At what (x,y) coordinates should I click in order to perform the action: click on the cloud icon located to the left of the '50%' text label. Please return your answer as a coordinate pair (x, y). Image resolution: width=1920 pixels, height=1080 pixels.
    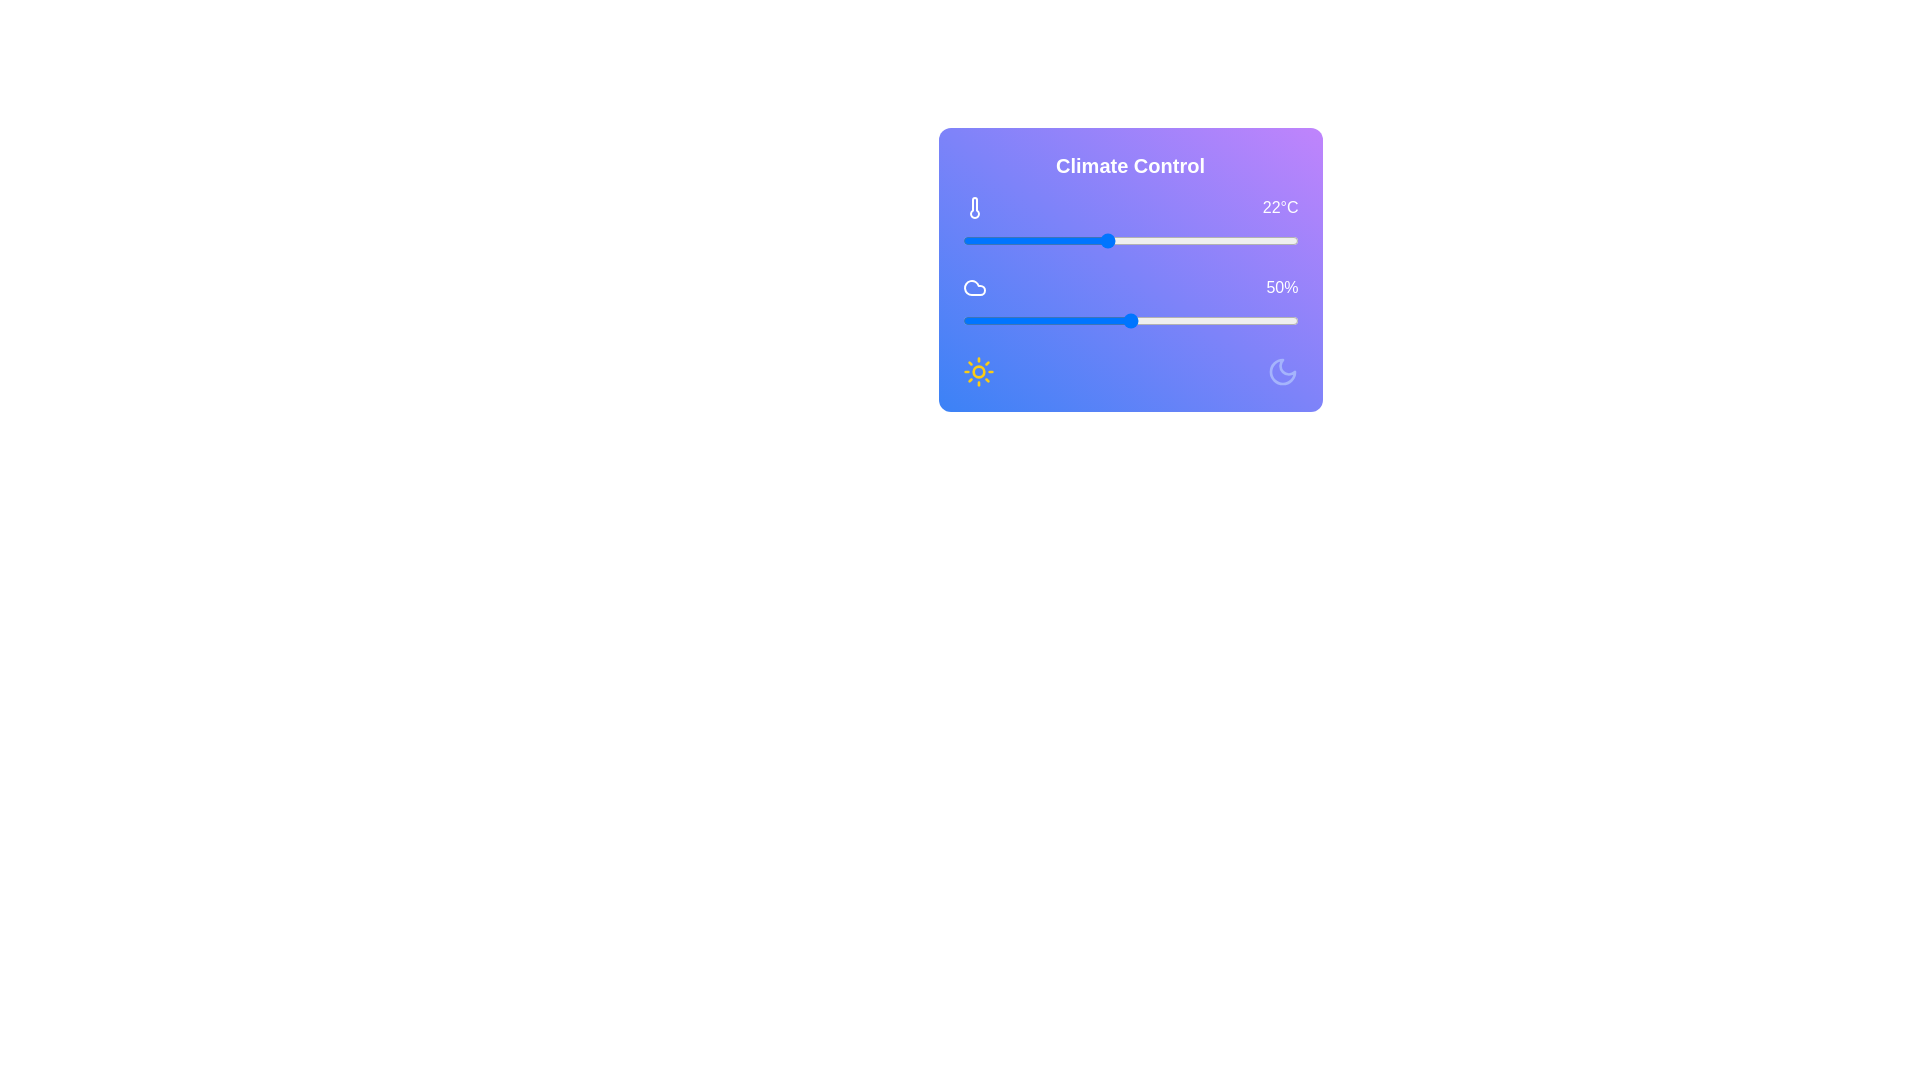
    Looking at the image, I should click on (974, 288).